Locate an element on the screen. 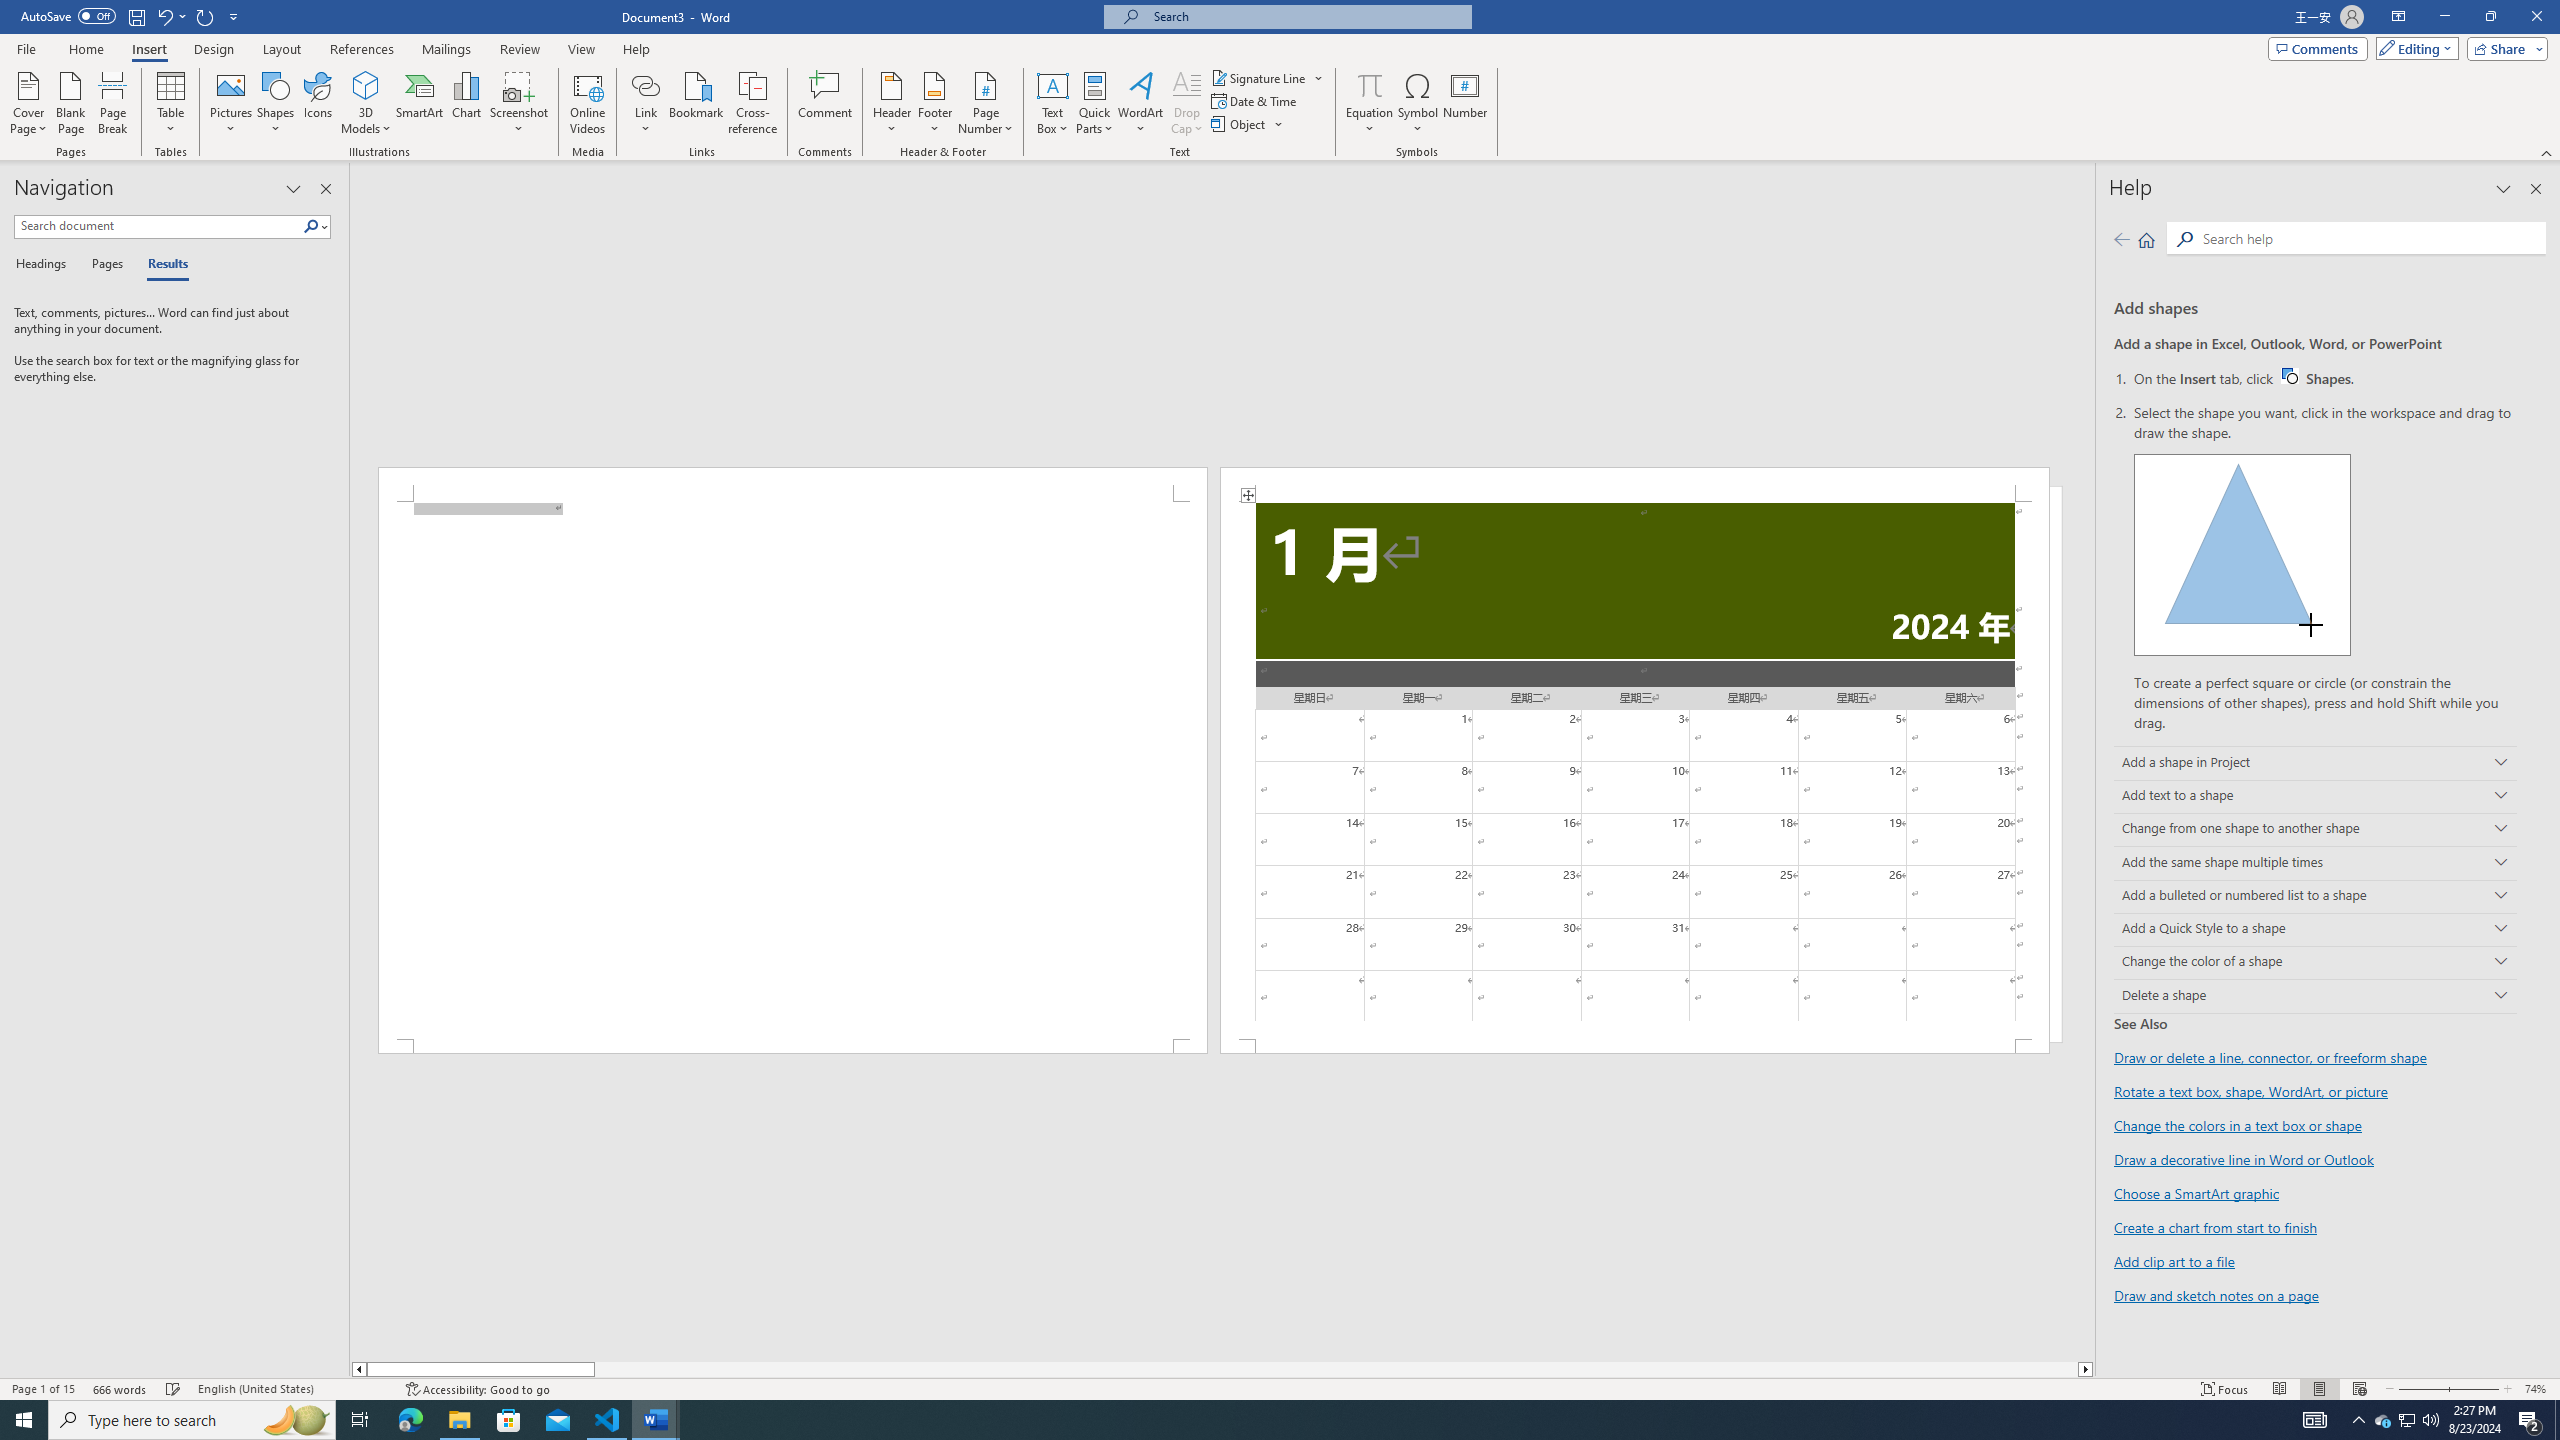 The width and height of the screenshot is (2560, 1440). 'Object...' is located at coordinates (1247, 122).